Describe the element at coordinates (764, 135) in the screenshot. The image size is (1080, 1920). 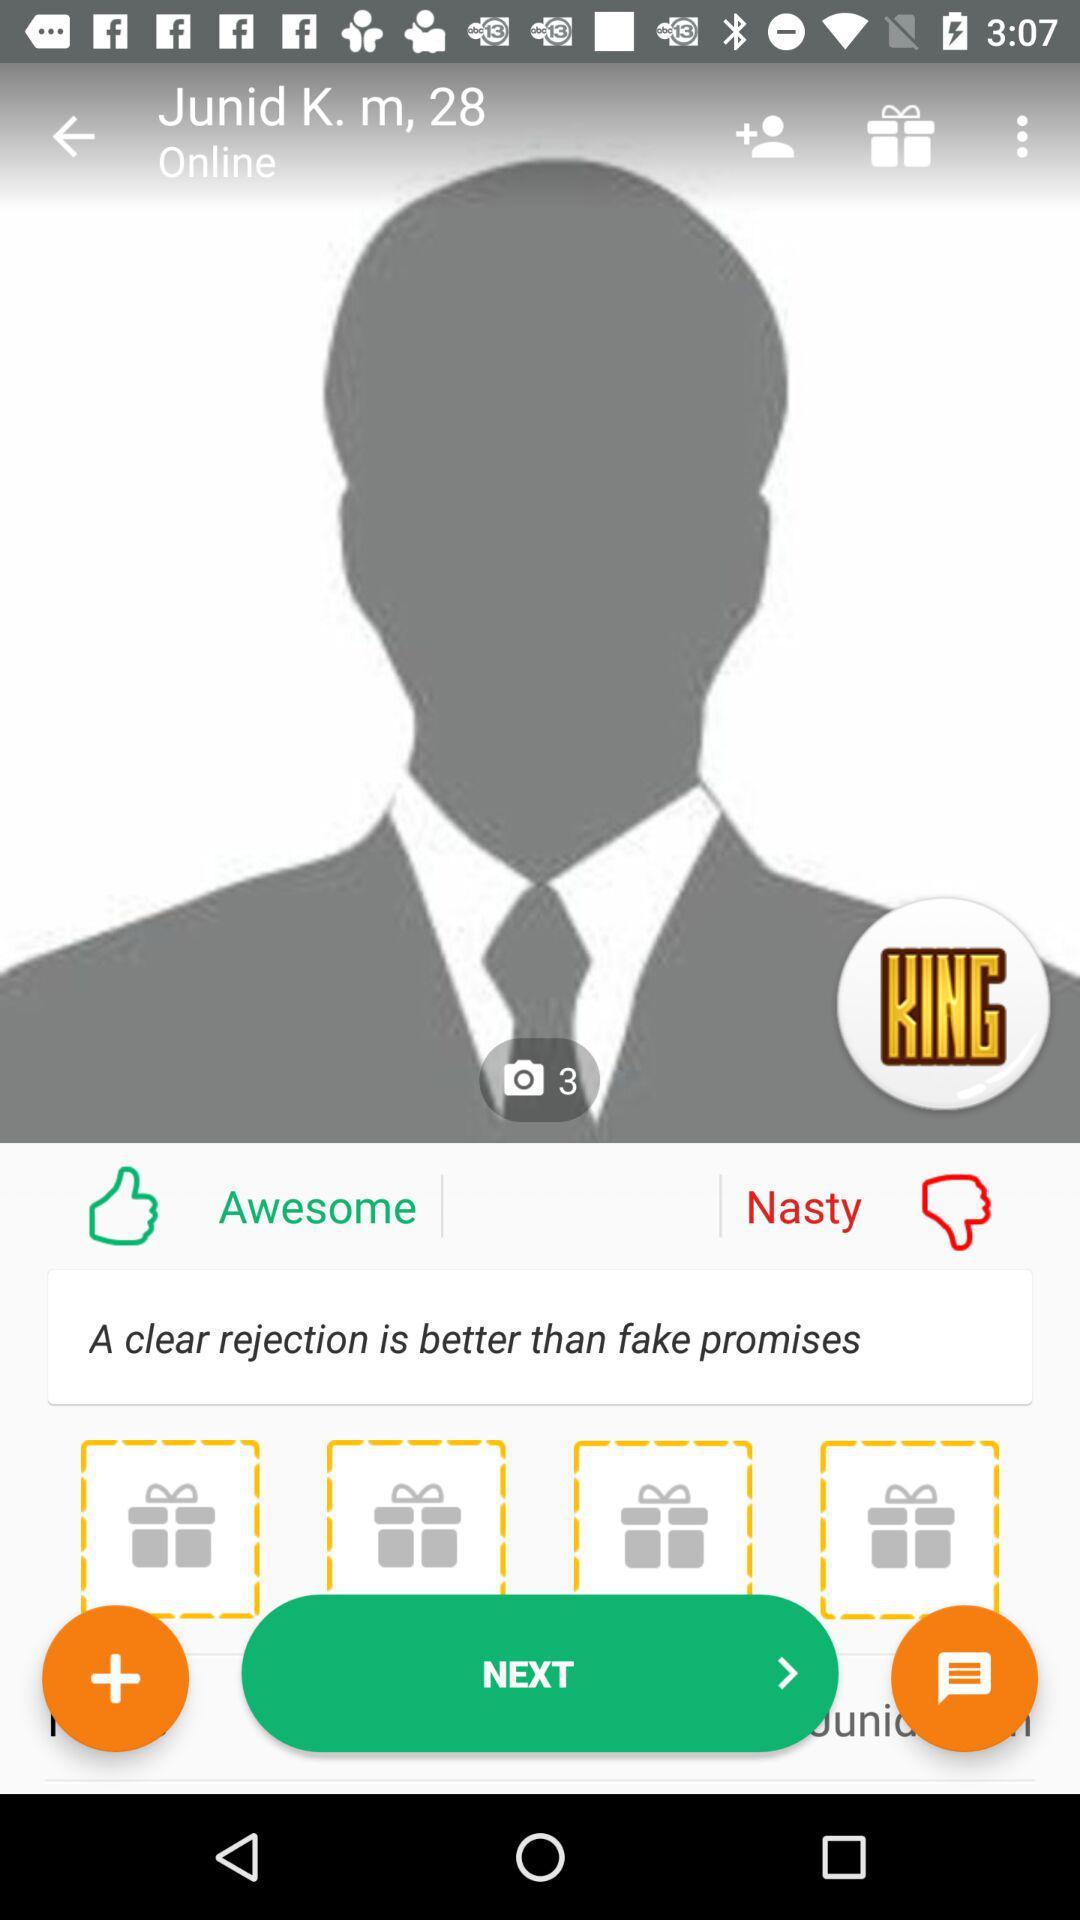
I see `the item above nasty` at that location.